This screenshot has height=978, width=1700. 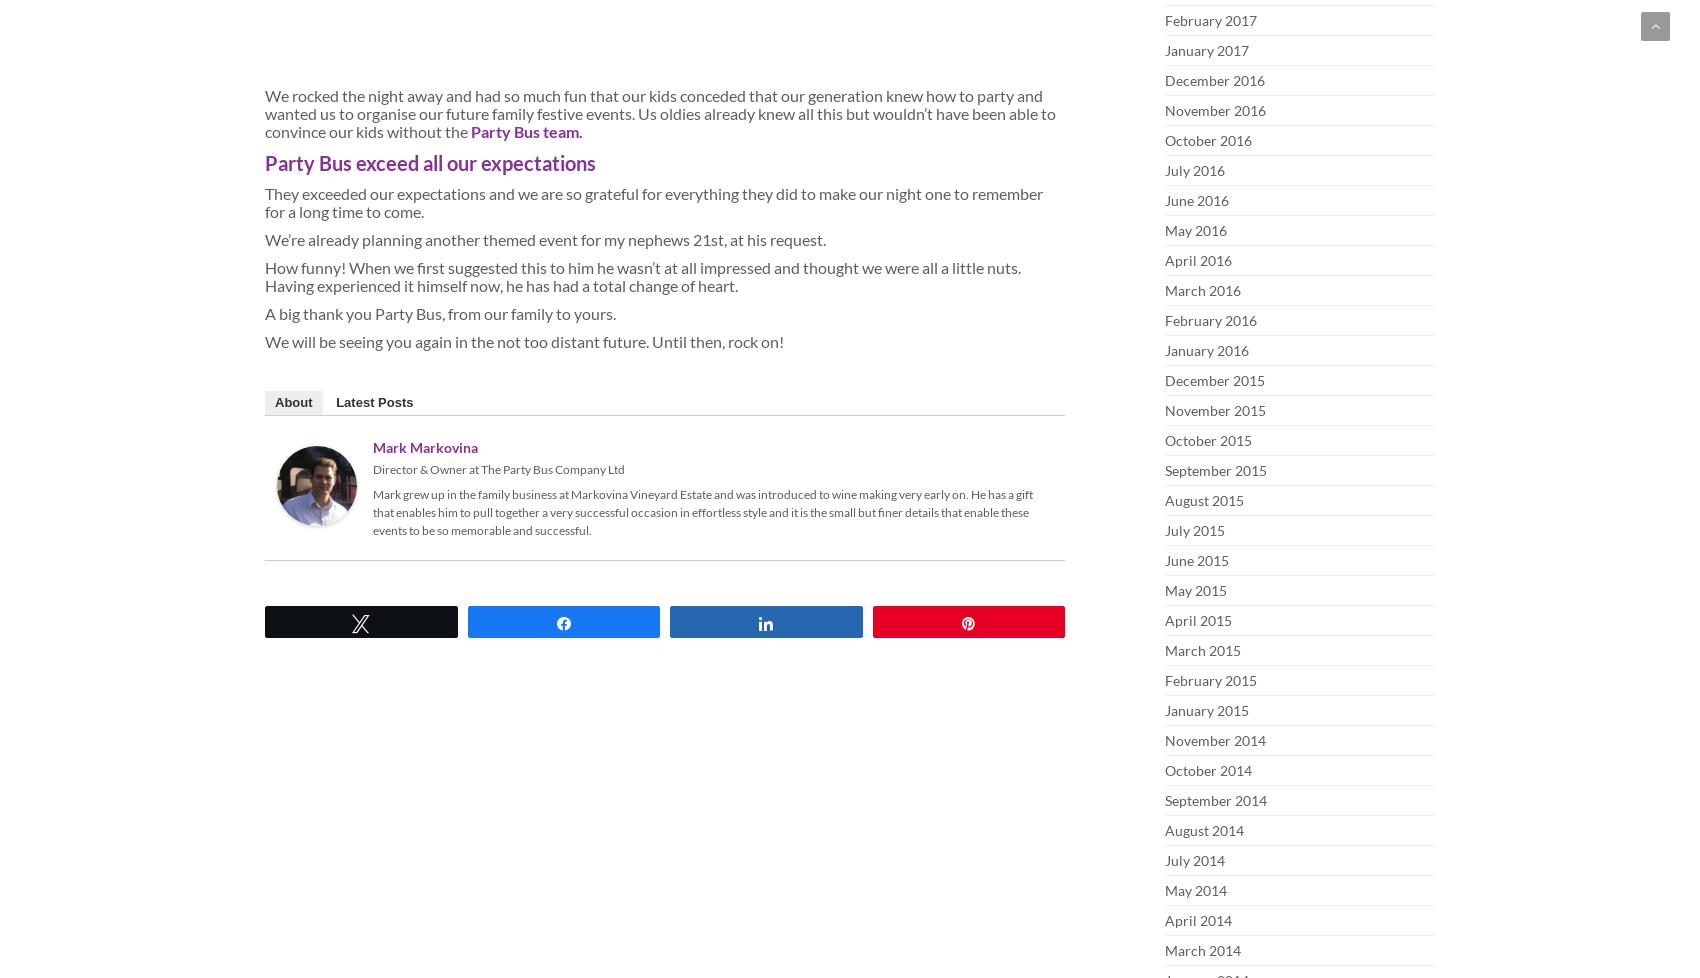 What do you see at coordinates (653, 202) in the screenshot?
I see `'They exceeded our expectations and we are so grateful for everything they did to make our night one to remember for a long time to come.'` at bounding box center [653, 202].